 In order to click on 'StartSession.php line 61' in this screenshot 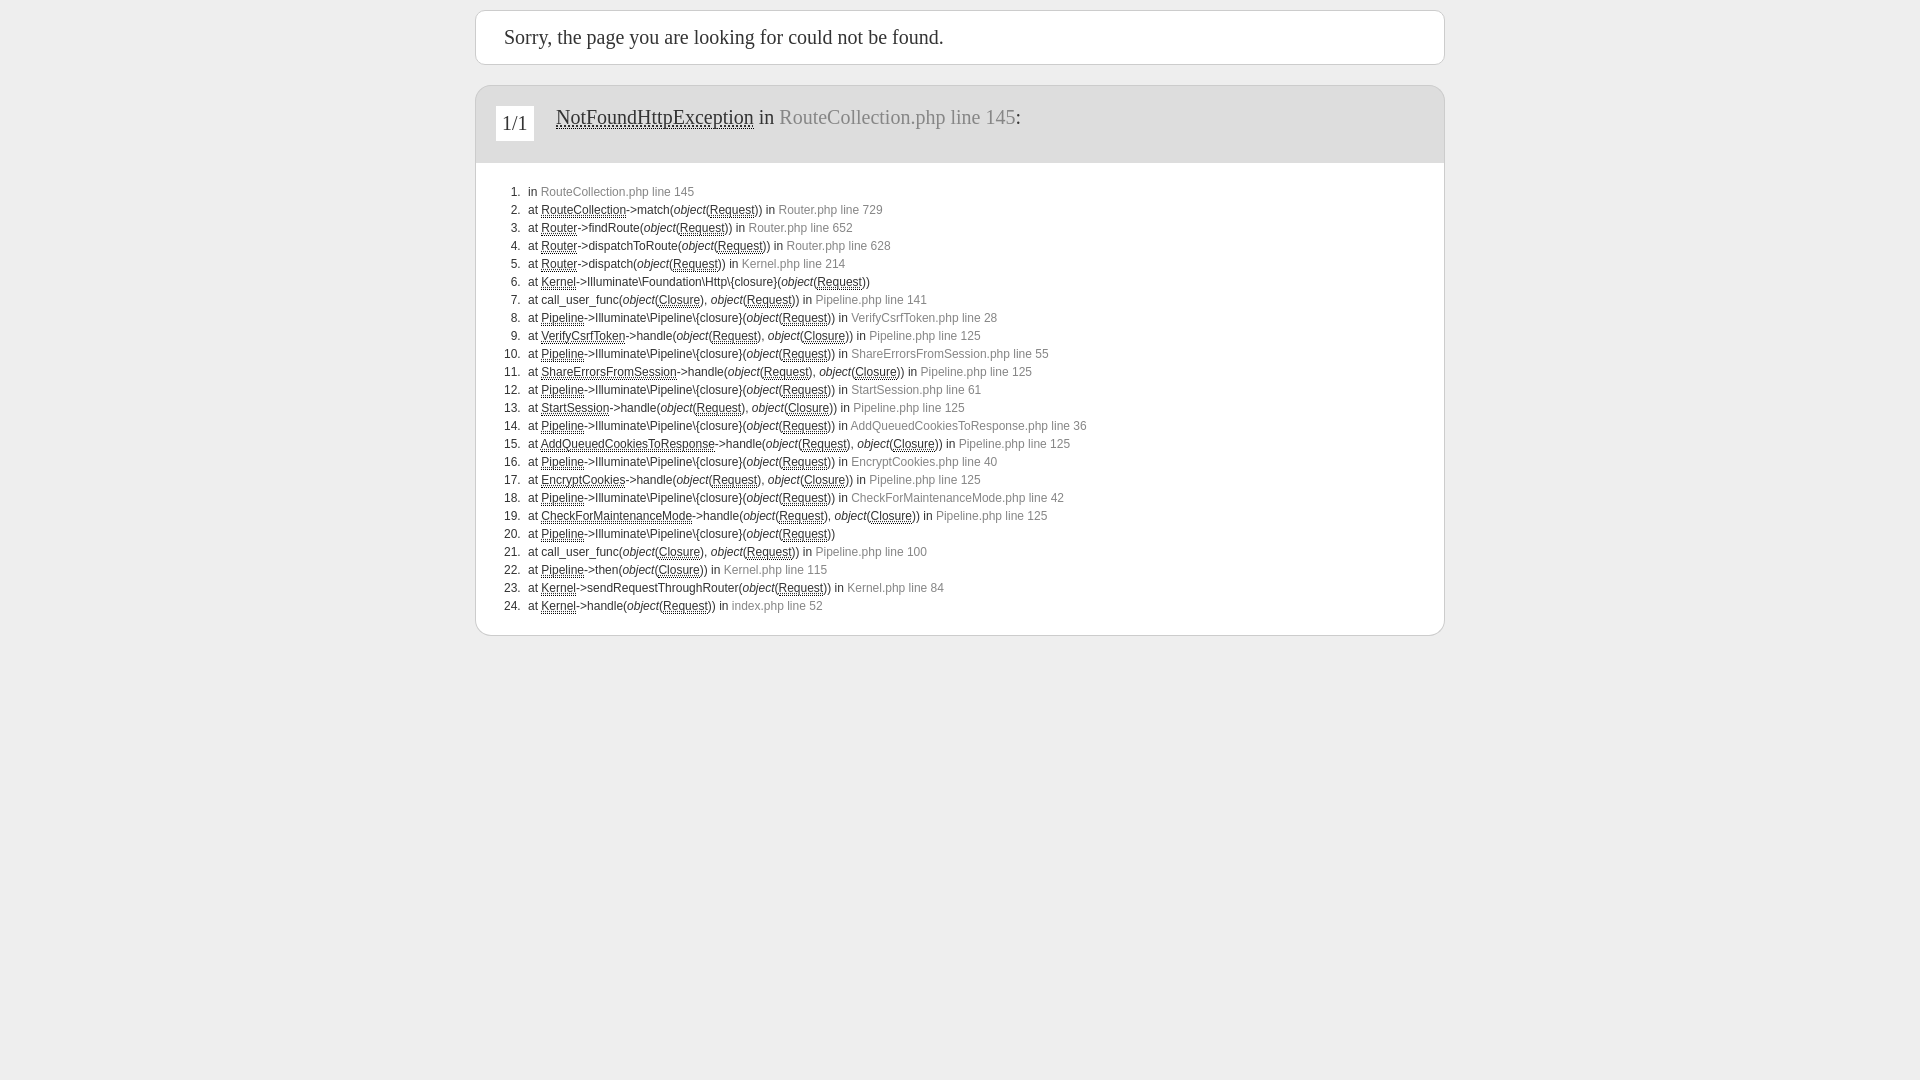, I will do `click(915, 389)`.